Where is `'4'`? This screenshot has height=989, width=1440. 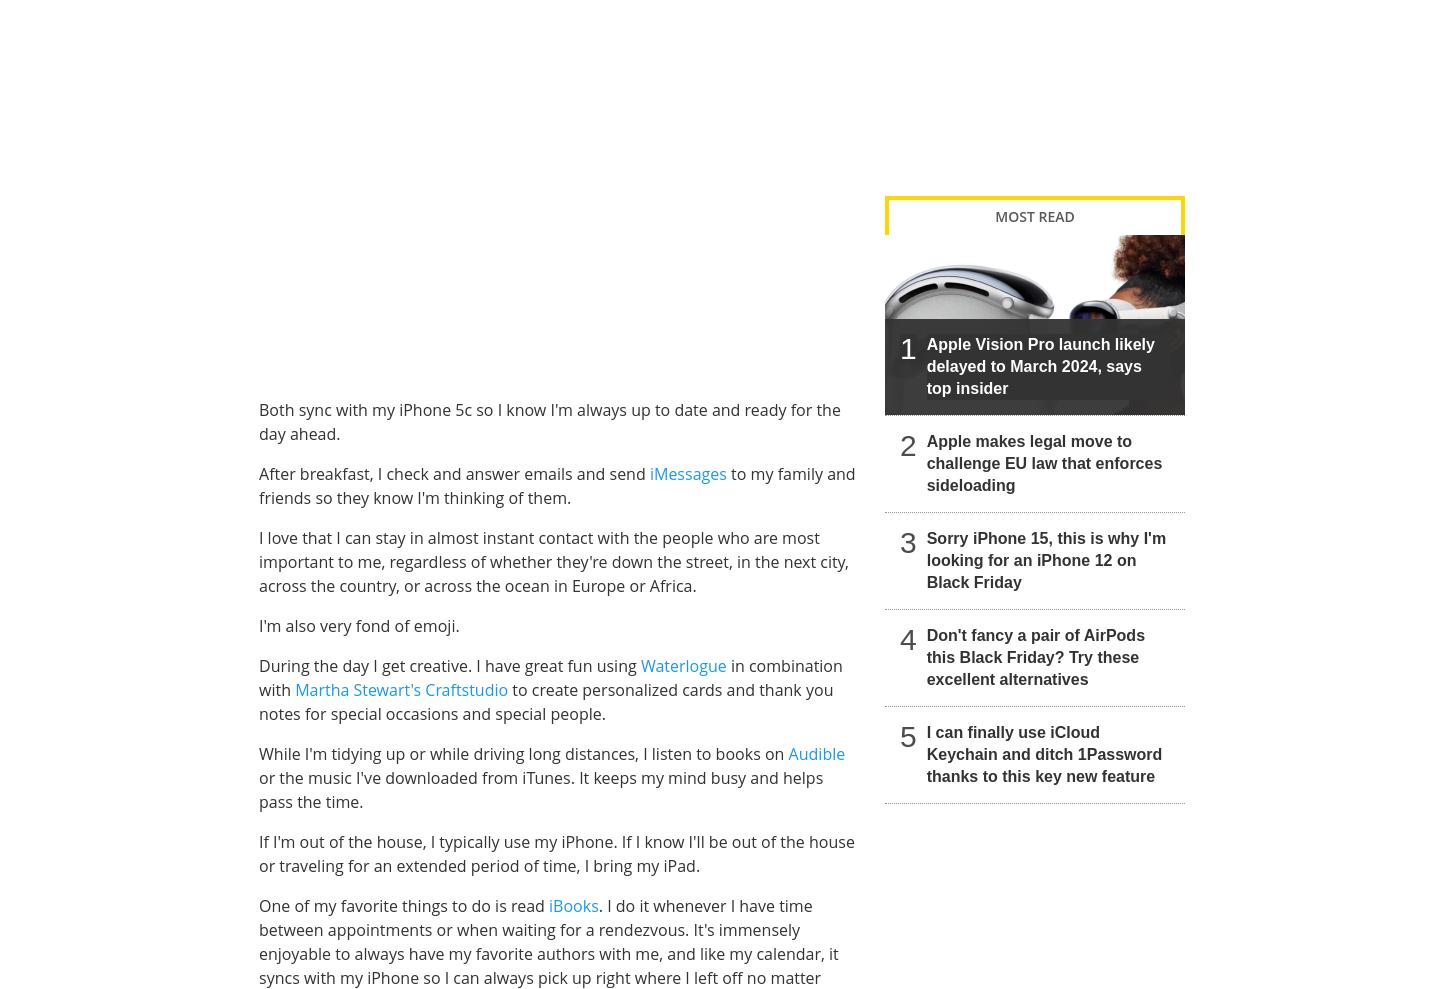
'4' is located at coordinates (908, 638).